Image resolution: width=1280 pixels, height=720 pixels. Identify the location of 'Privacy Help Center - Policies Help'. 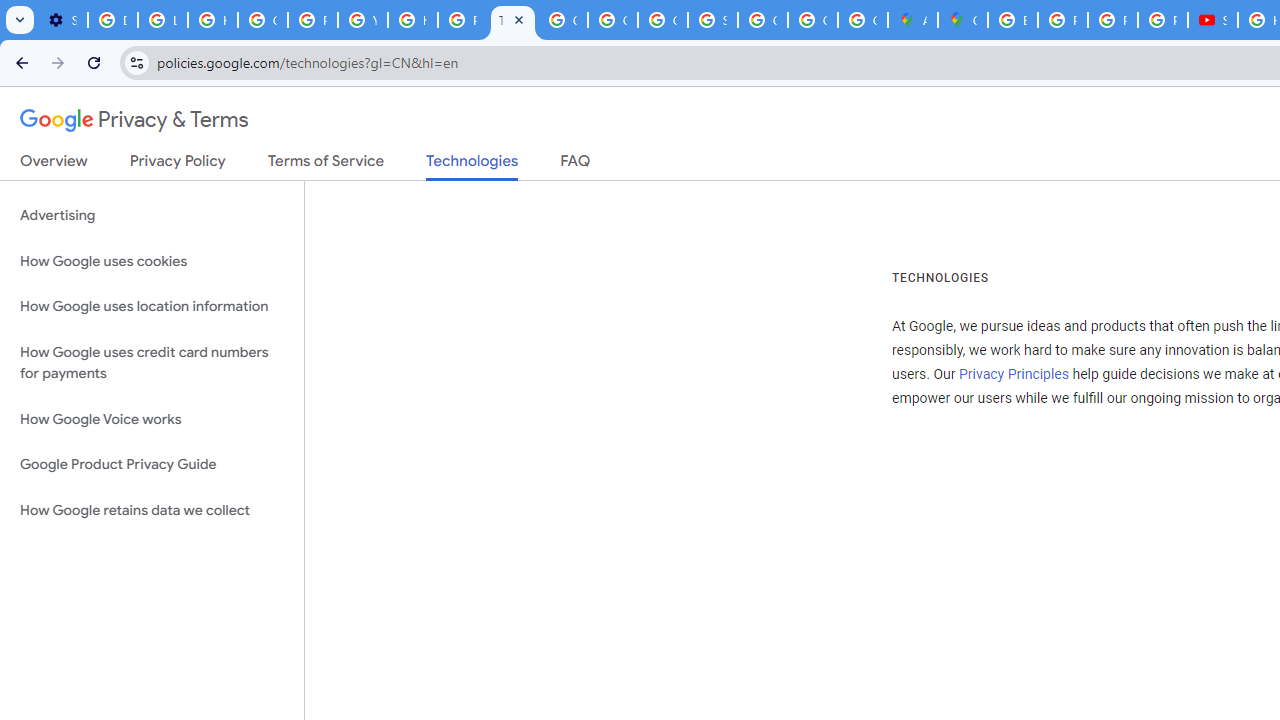
(1111, 20).